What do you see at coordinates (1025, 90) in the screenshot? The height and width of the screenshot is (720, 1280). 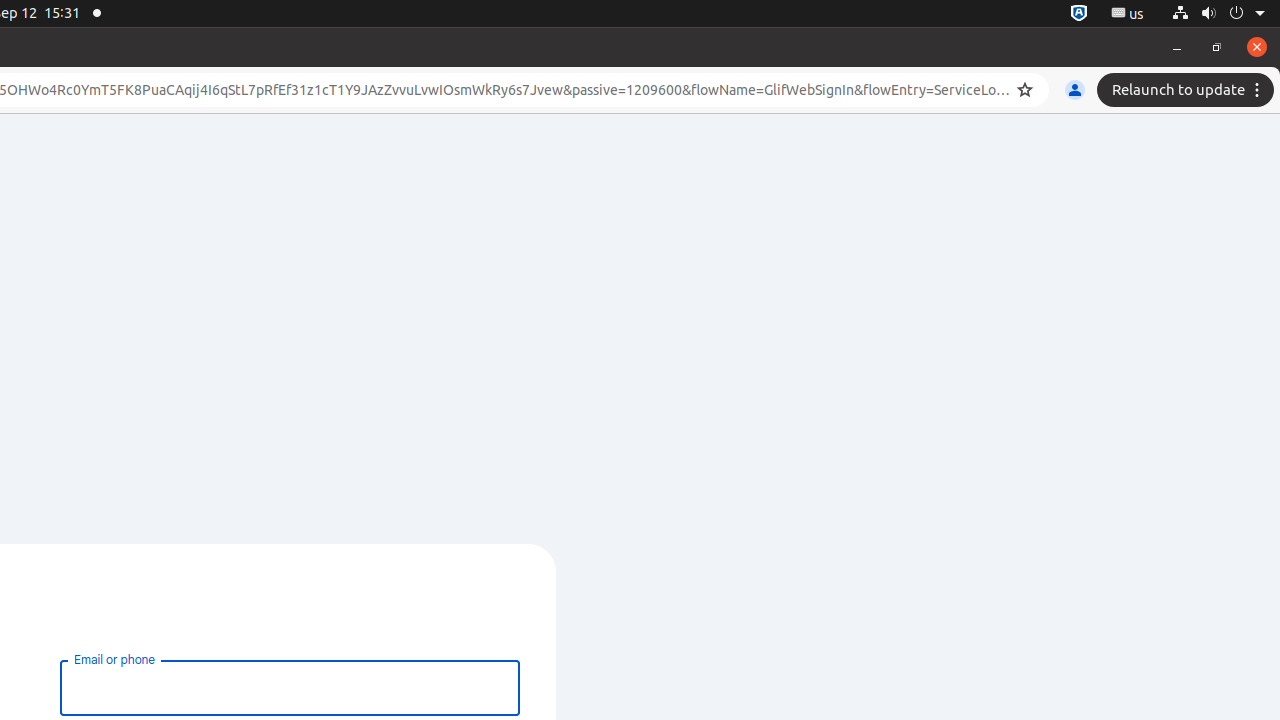 I see `'Bookmark this tab'` at bounding box center [1025, 90].